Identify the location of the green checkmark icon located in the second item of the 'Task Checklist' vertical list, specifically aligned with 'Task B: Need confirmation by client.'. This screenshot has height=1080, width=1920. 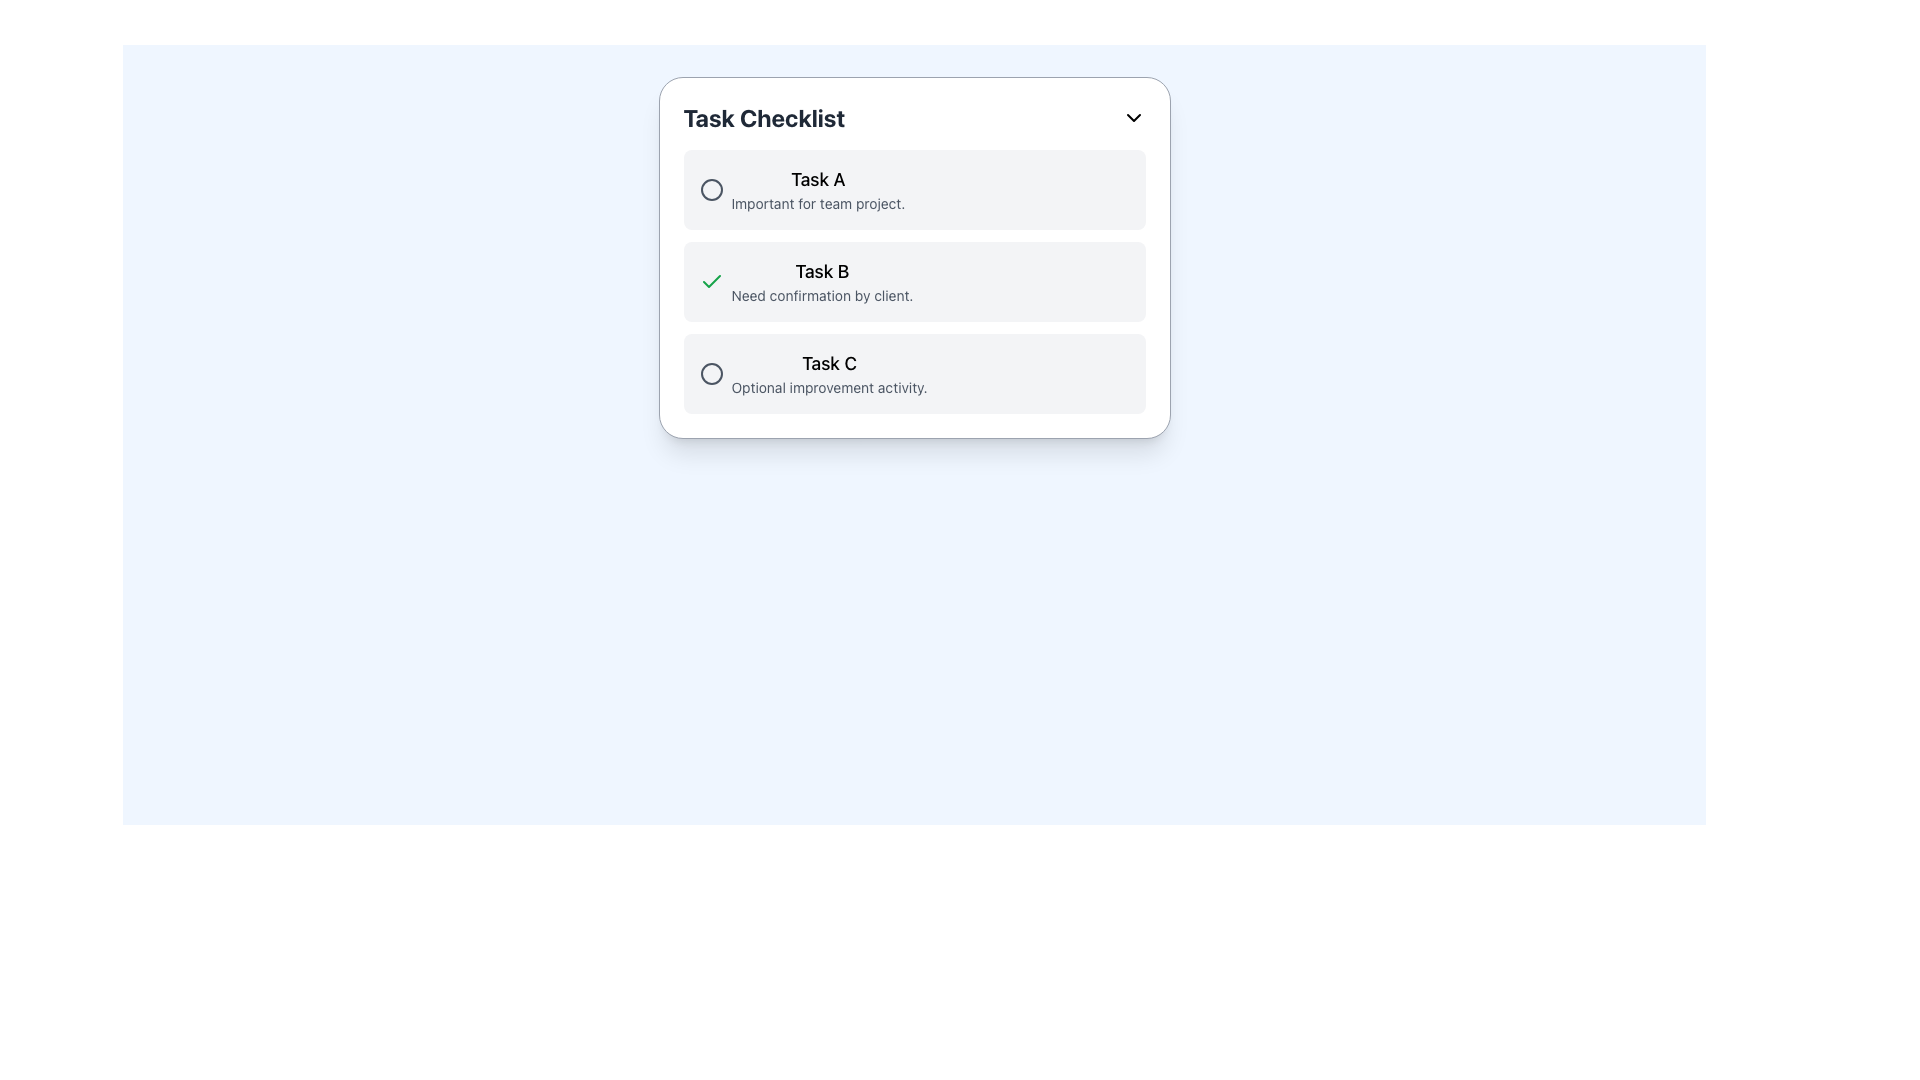
(711, 281).